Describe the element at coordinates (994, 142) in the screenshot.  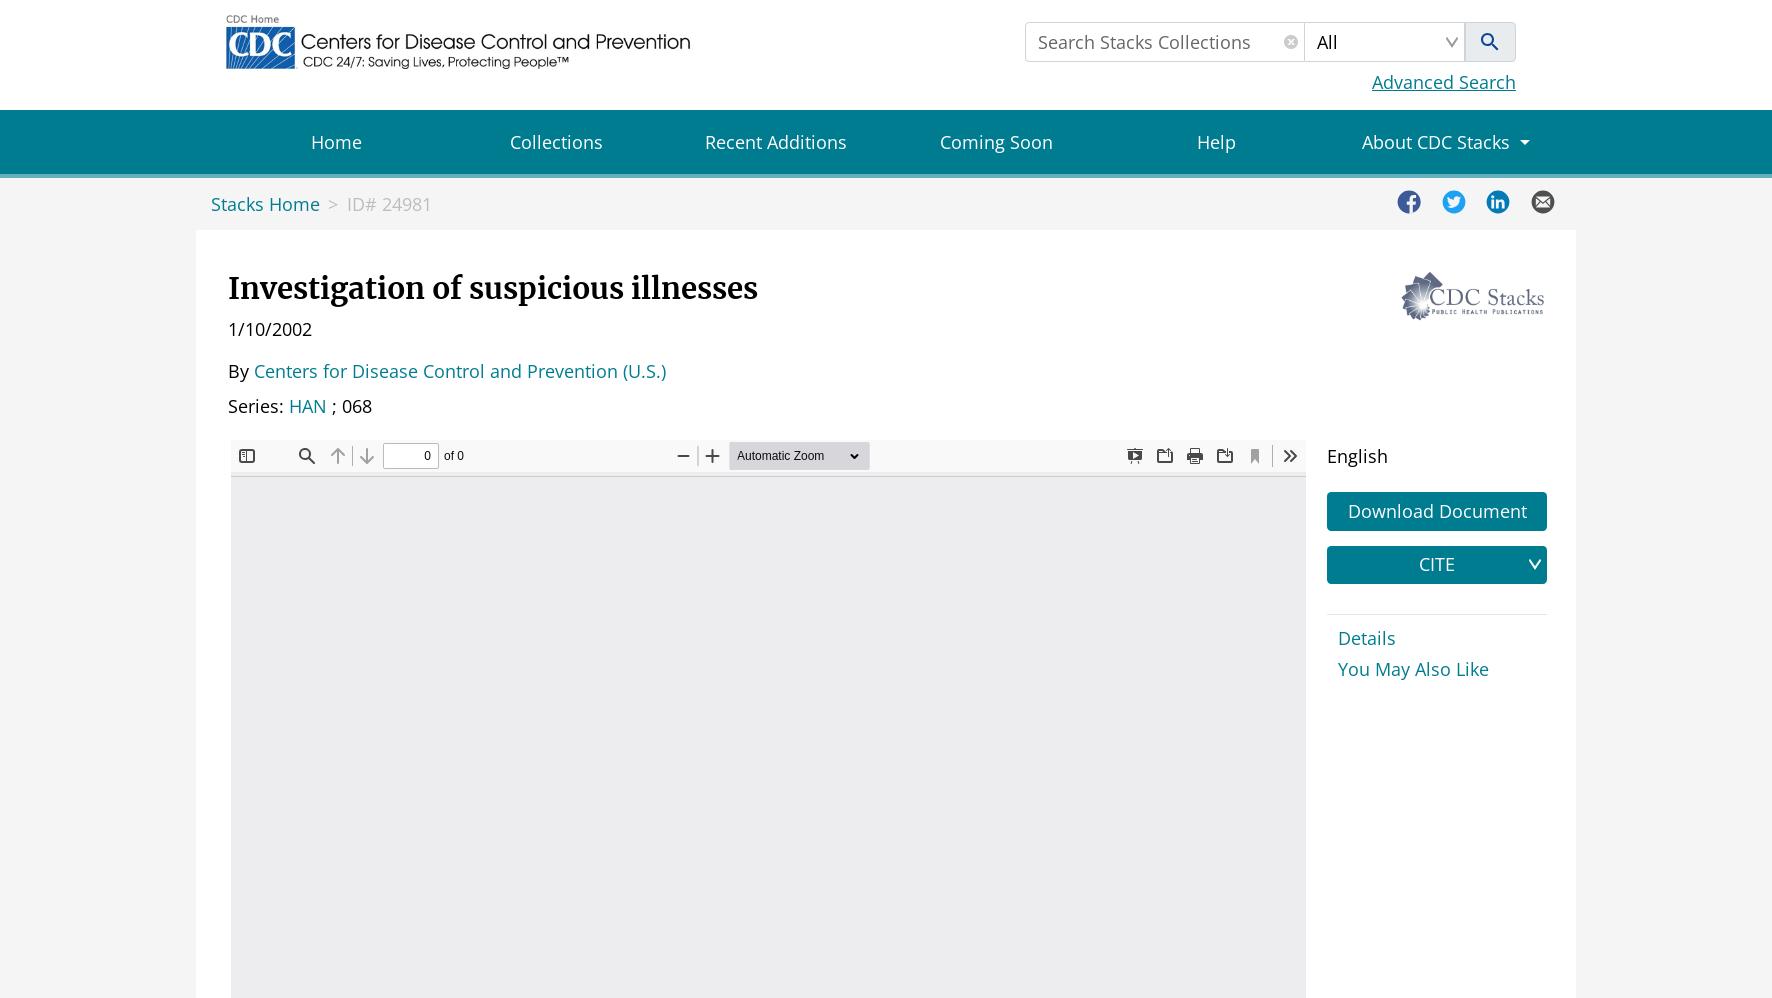
I see `'Coming Soon'` at that location.